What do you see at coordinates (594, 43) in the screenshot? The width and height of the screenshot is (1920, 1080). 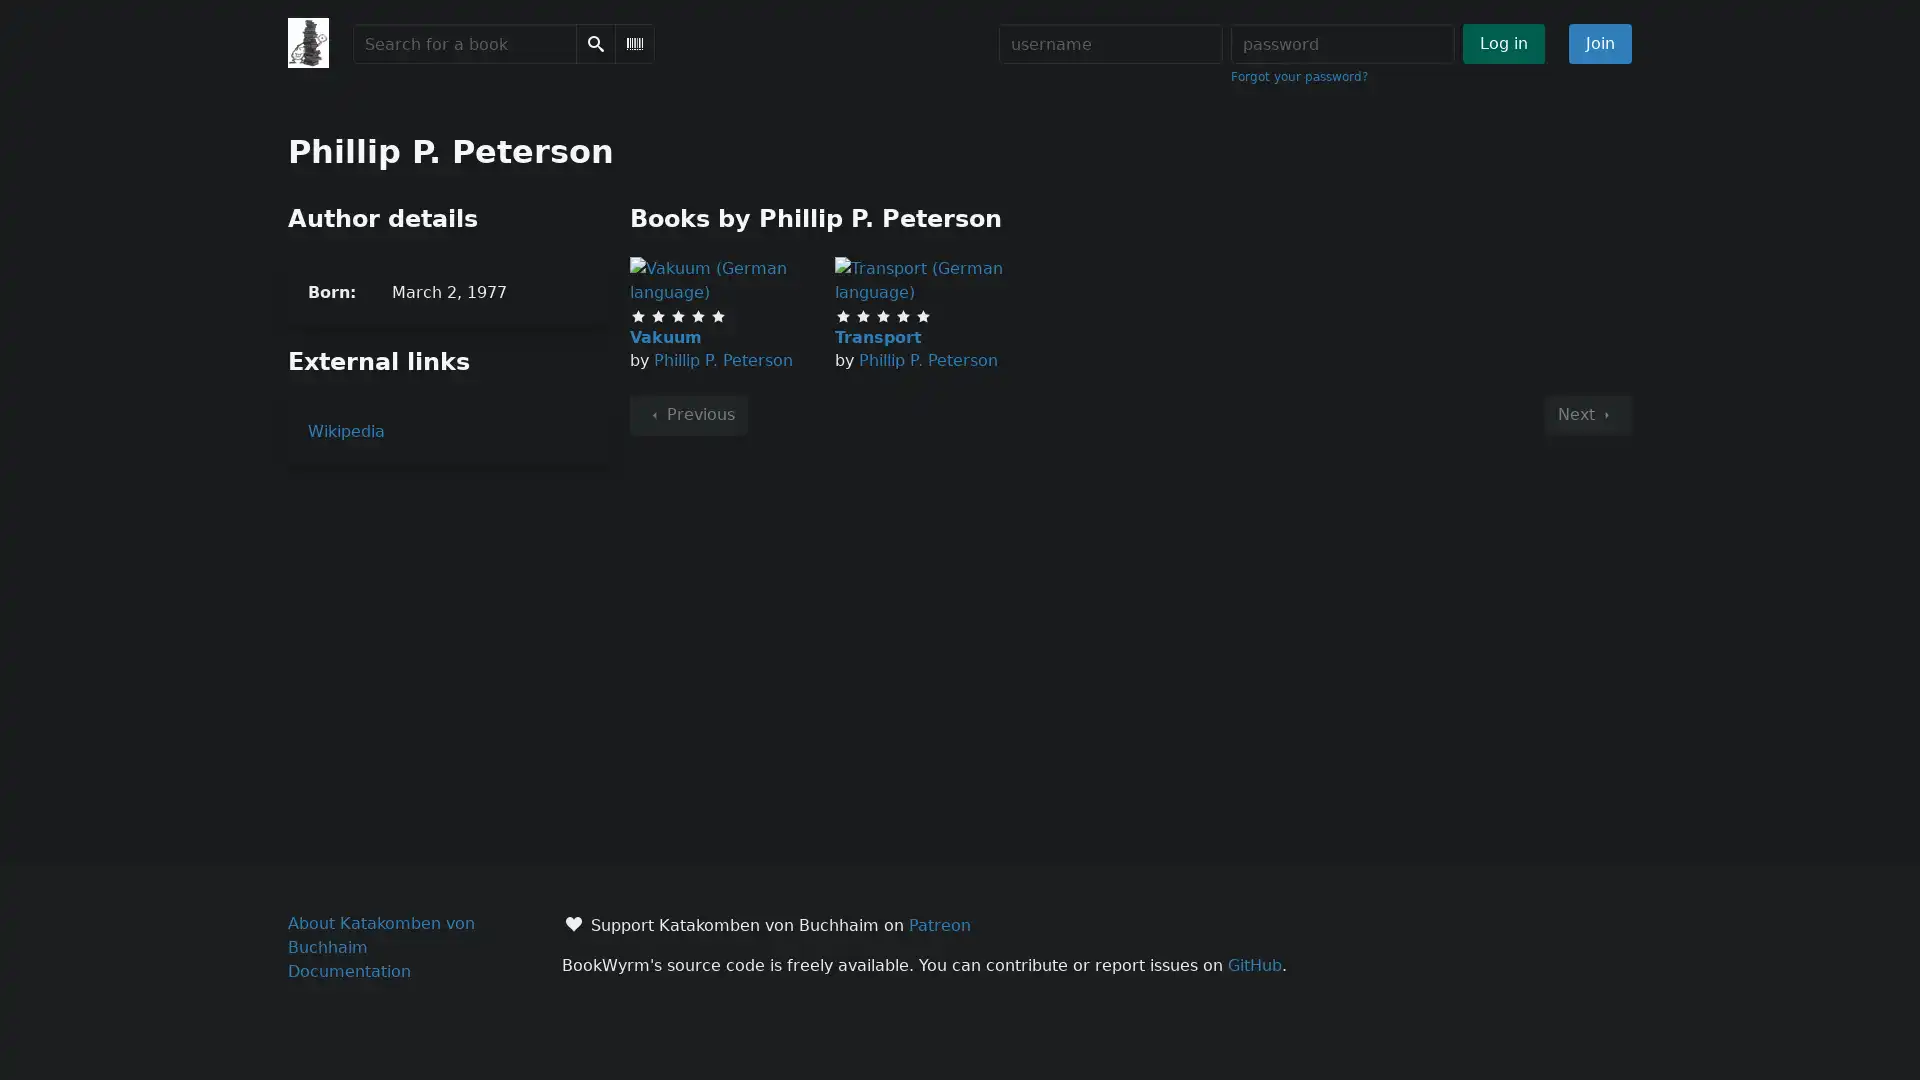 I see `Search` at bounding box center [594, 43].